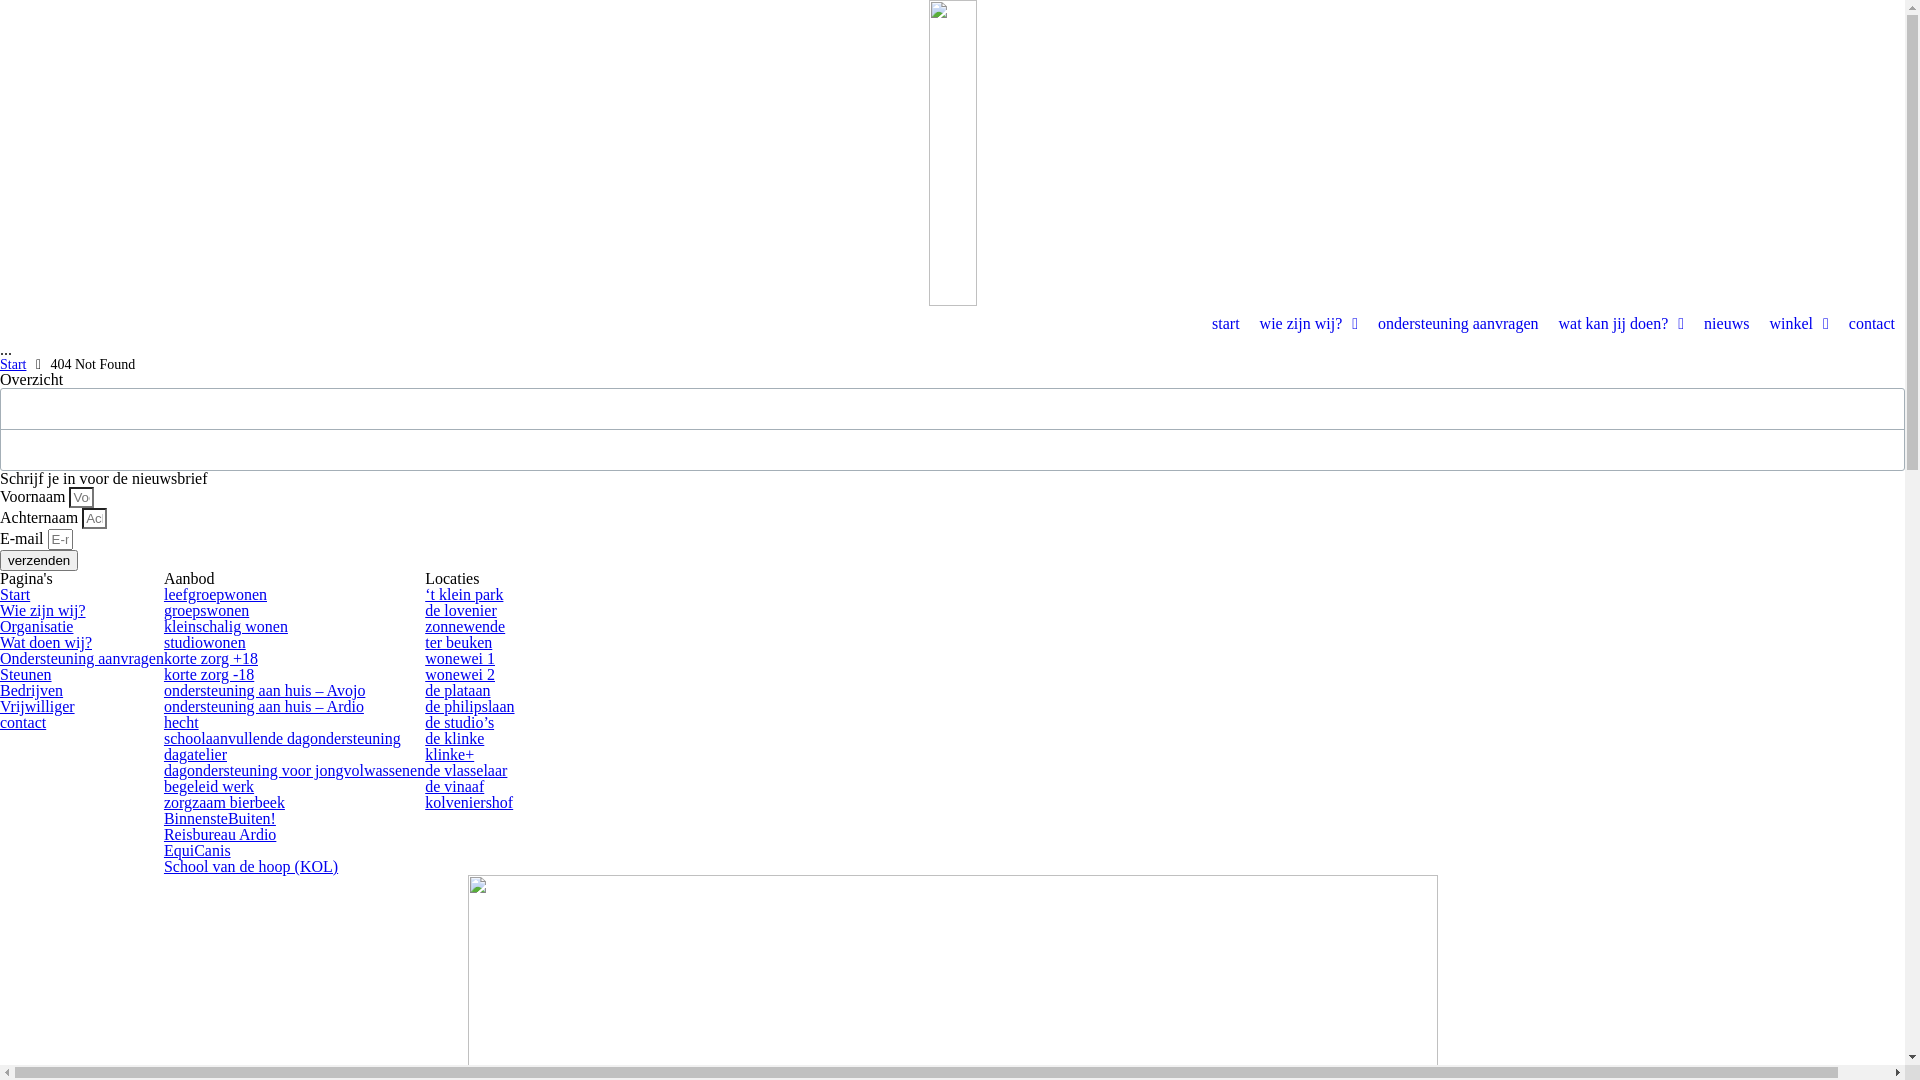  Describe the element at coordinates (1621, 323) in the screenshot. I see `'wat kan jij doen?'` at that location.